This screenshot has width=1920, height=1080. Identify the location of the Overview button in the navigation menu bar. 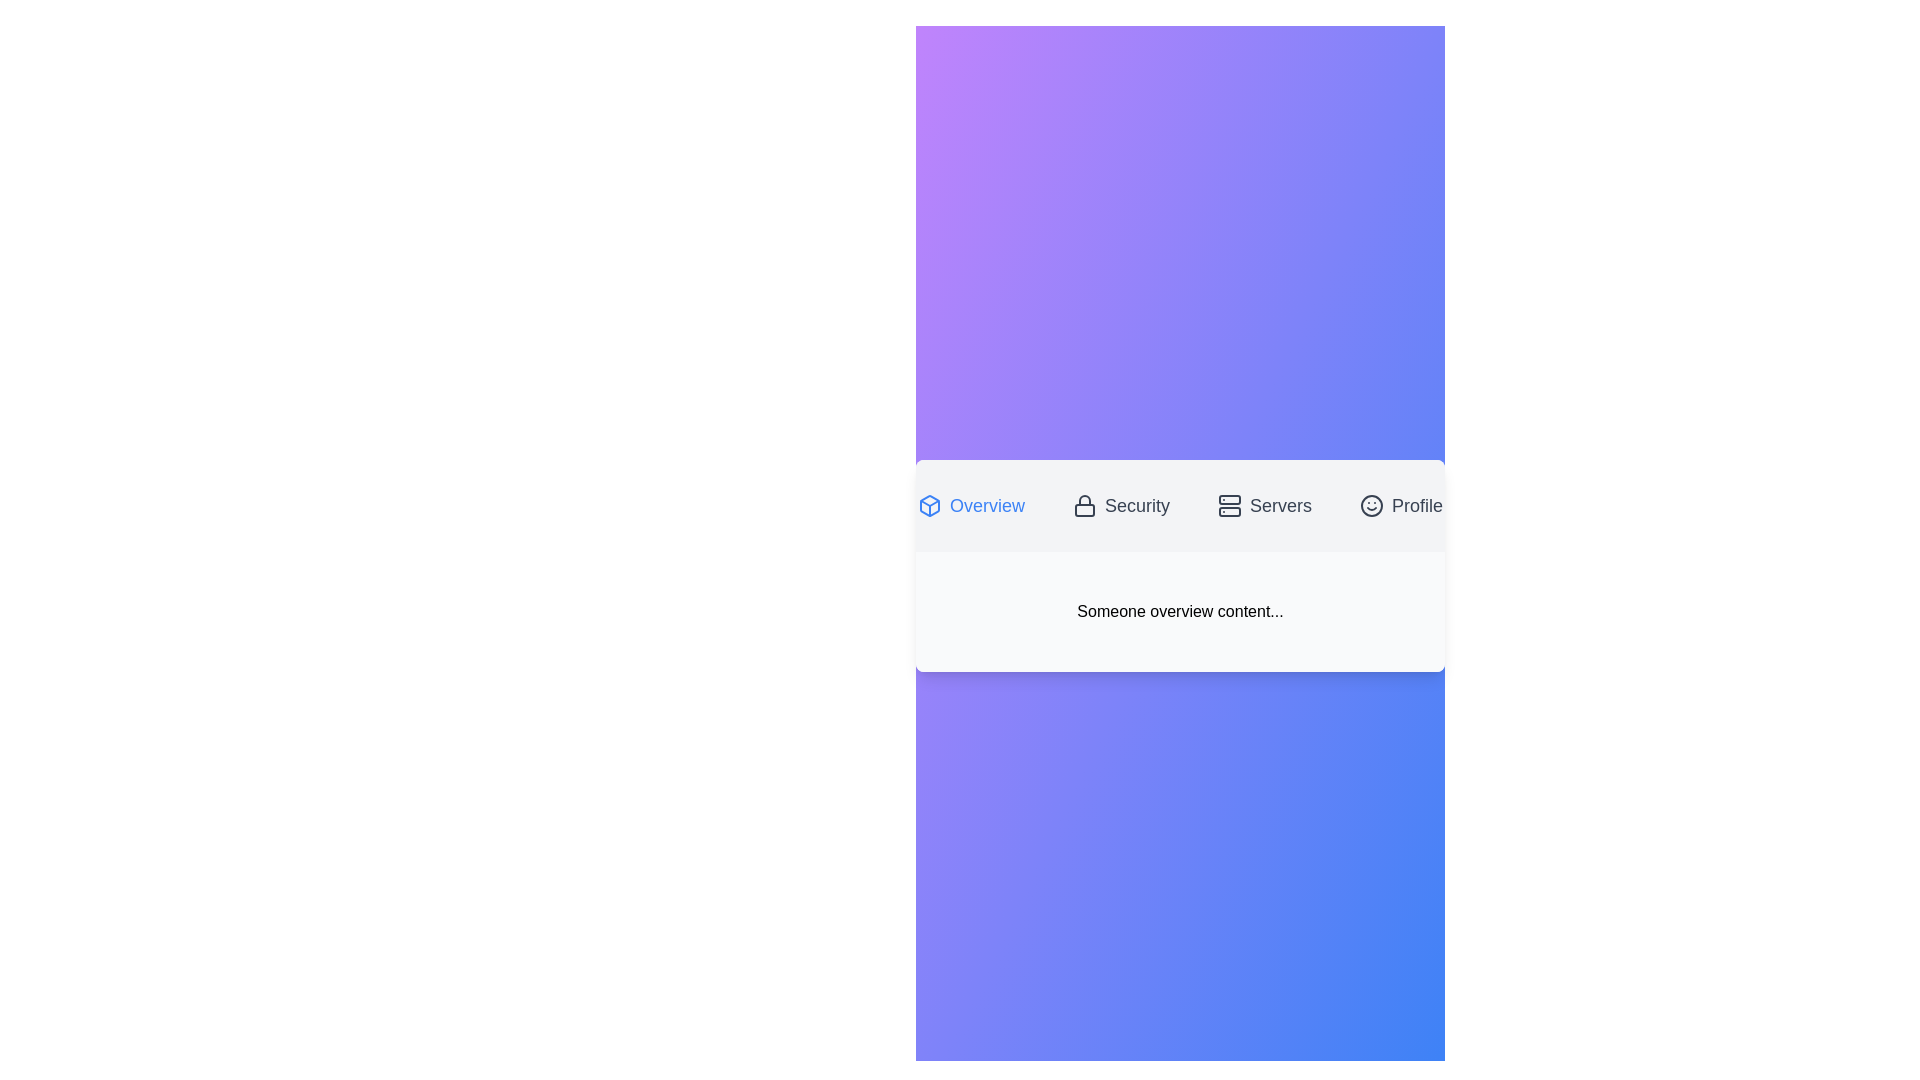
(971, 504).